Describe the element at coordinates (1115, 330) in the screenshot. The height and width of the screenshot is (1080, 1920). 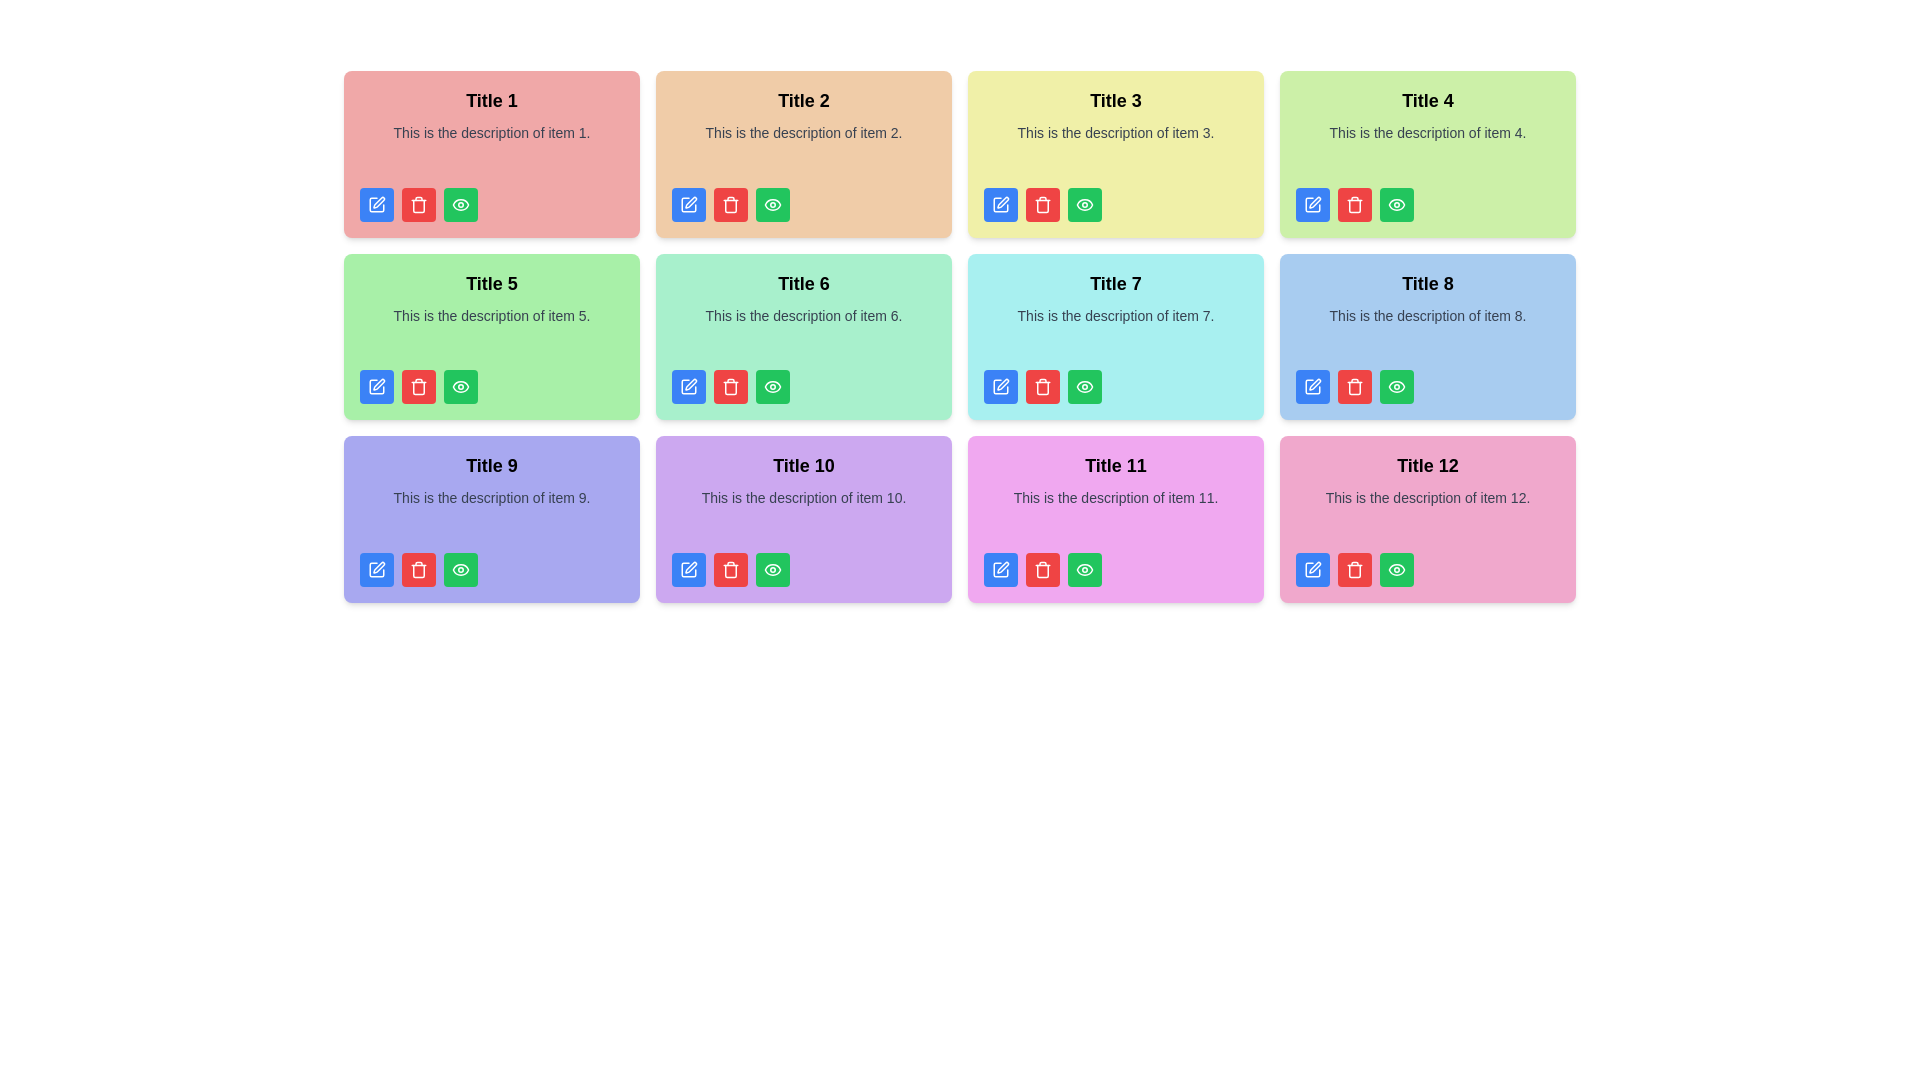
I see `description text located in the second row, third column of the grid layout, underneath the title 'Title 7'` at that location.